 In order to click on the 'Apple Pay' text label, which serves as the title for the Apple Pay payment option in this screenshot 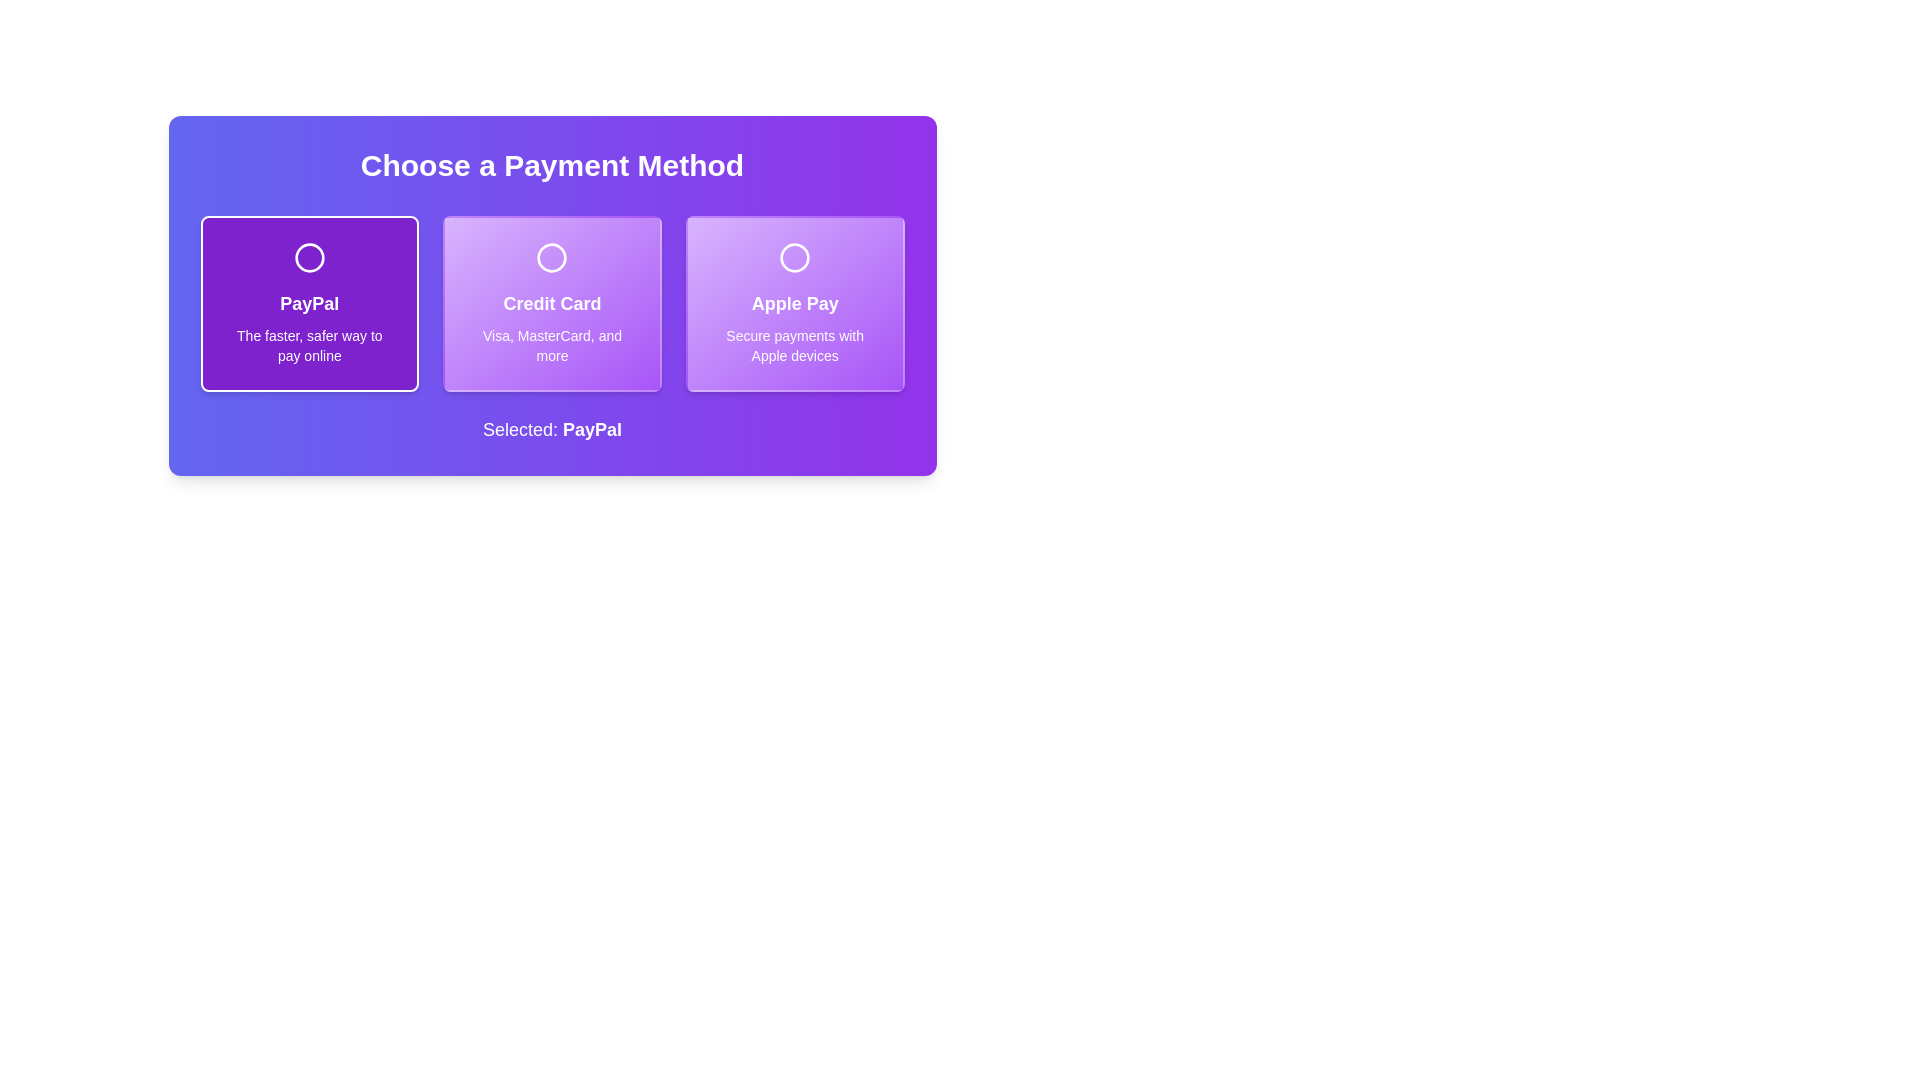, I will do `click(794, 304)`.